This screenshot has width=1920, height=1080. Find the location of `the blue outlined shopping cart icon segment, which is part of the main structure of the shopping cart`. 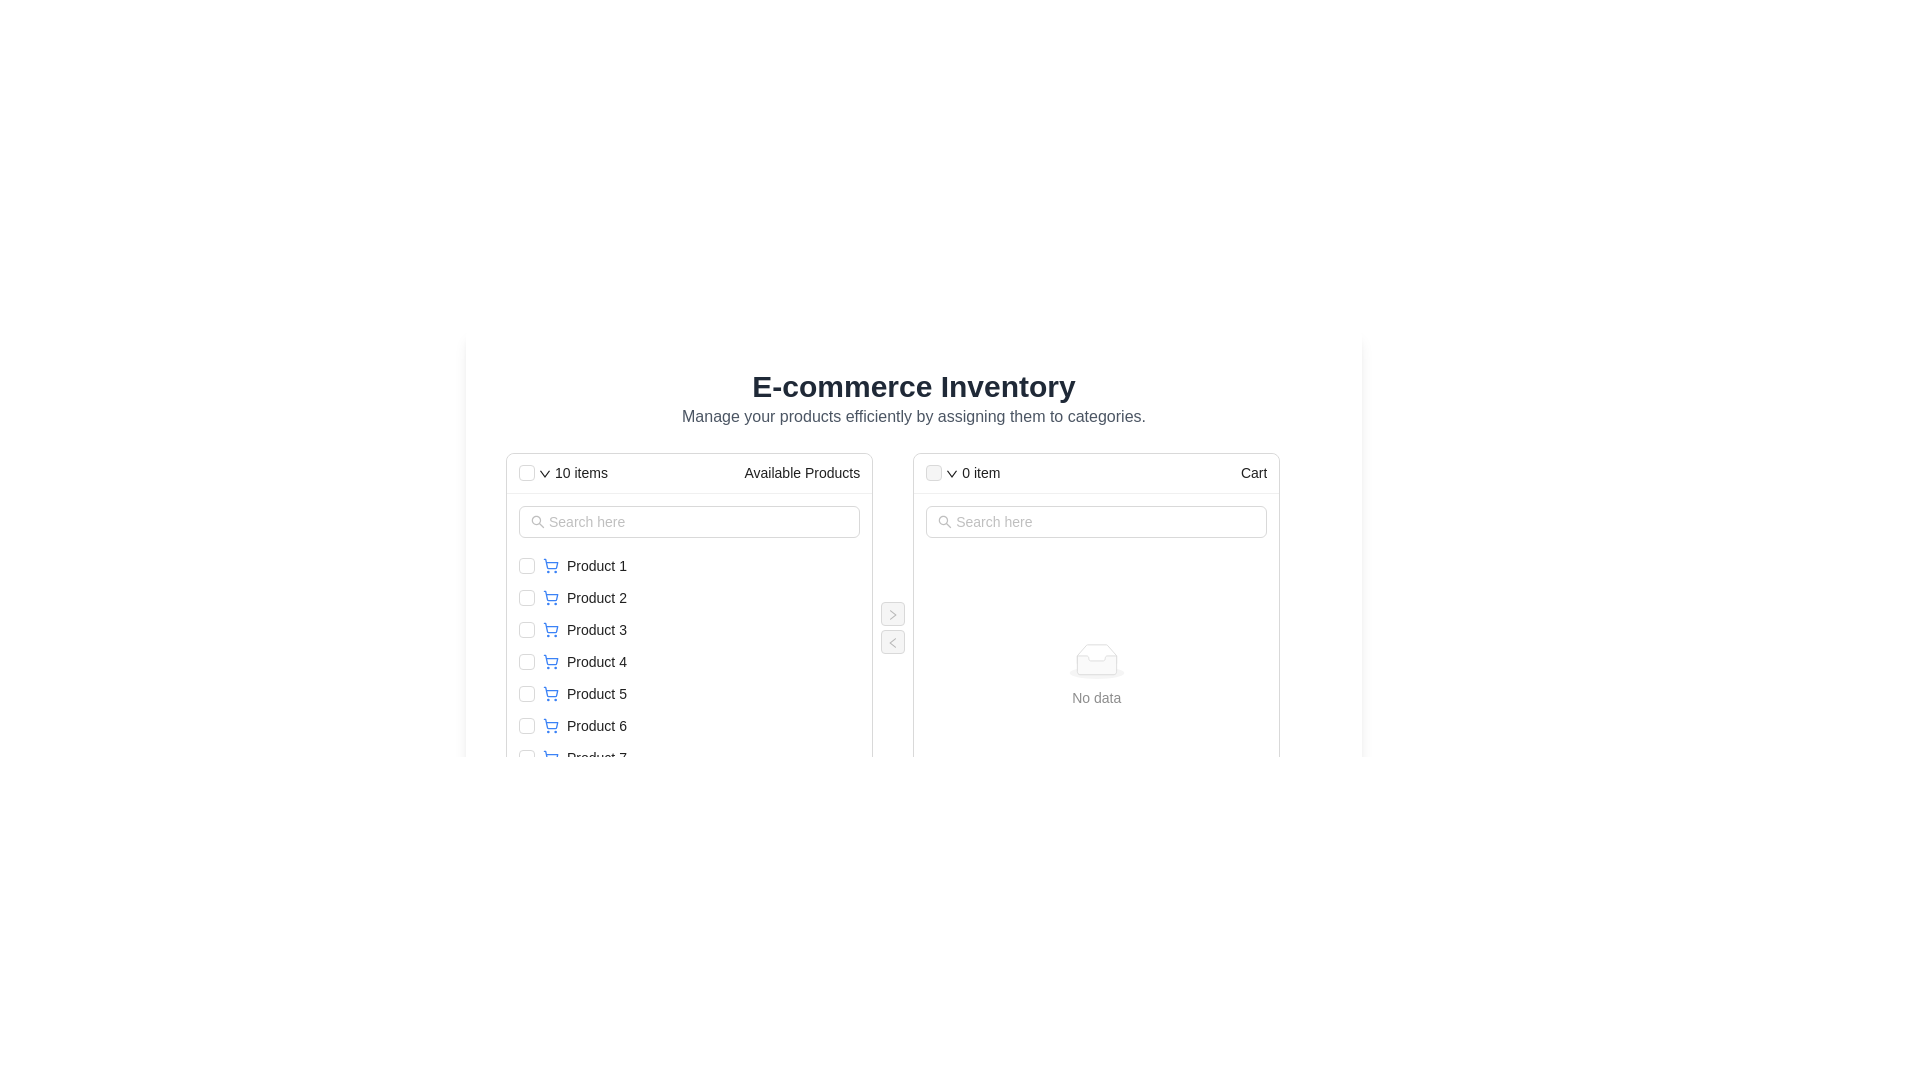

the blue outlined shopping cart icon segment, which is part of the main structure of the shopping cart is located at coordinates (551, 691).